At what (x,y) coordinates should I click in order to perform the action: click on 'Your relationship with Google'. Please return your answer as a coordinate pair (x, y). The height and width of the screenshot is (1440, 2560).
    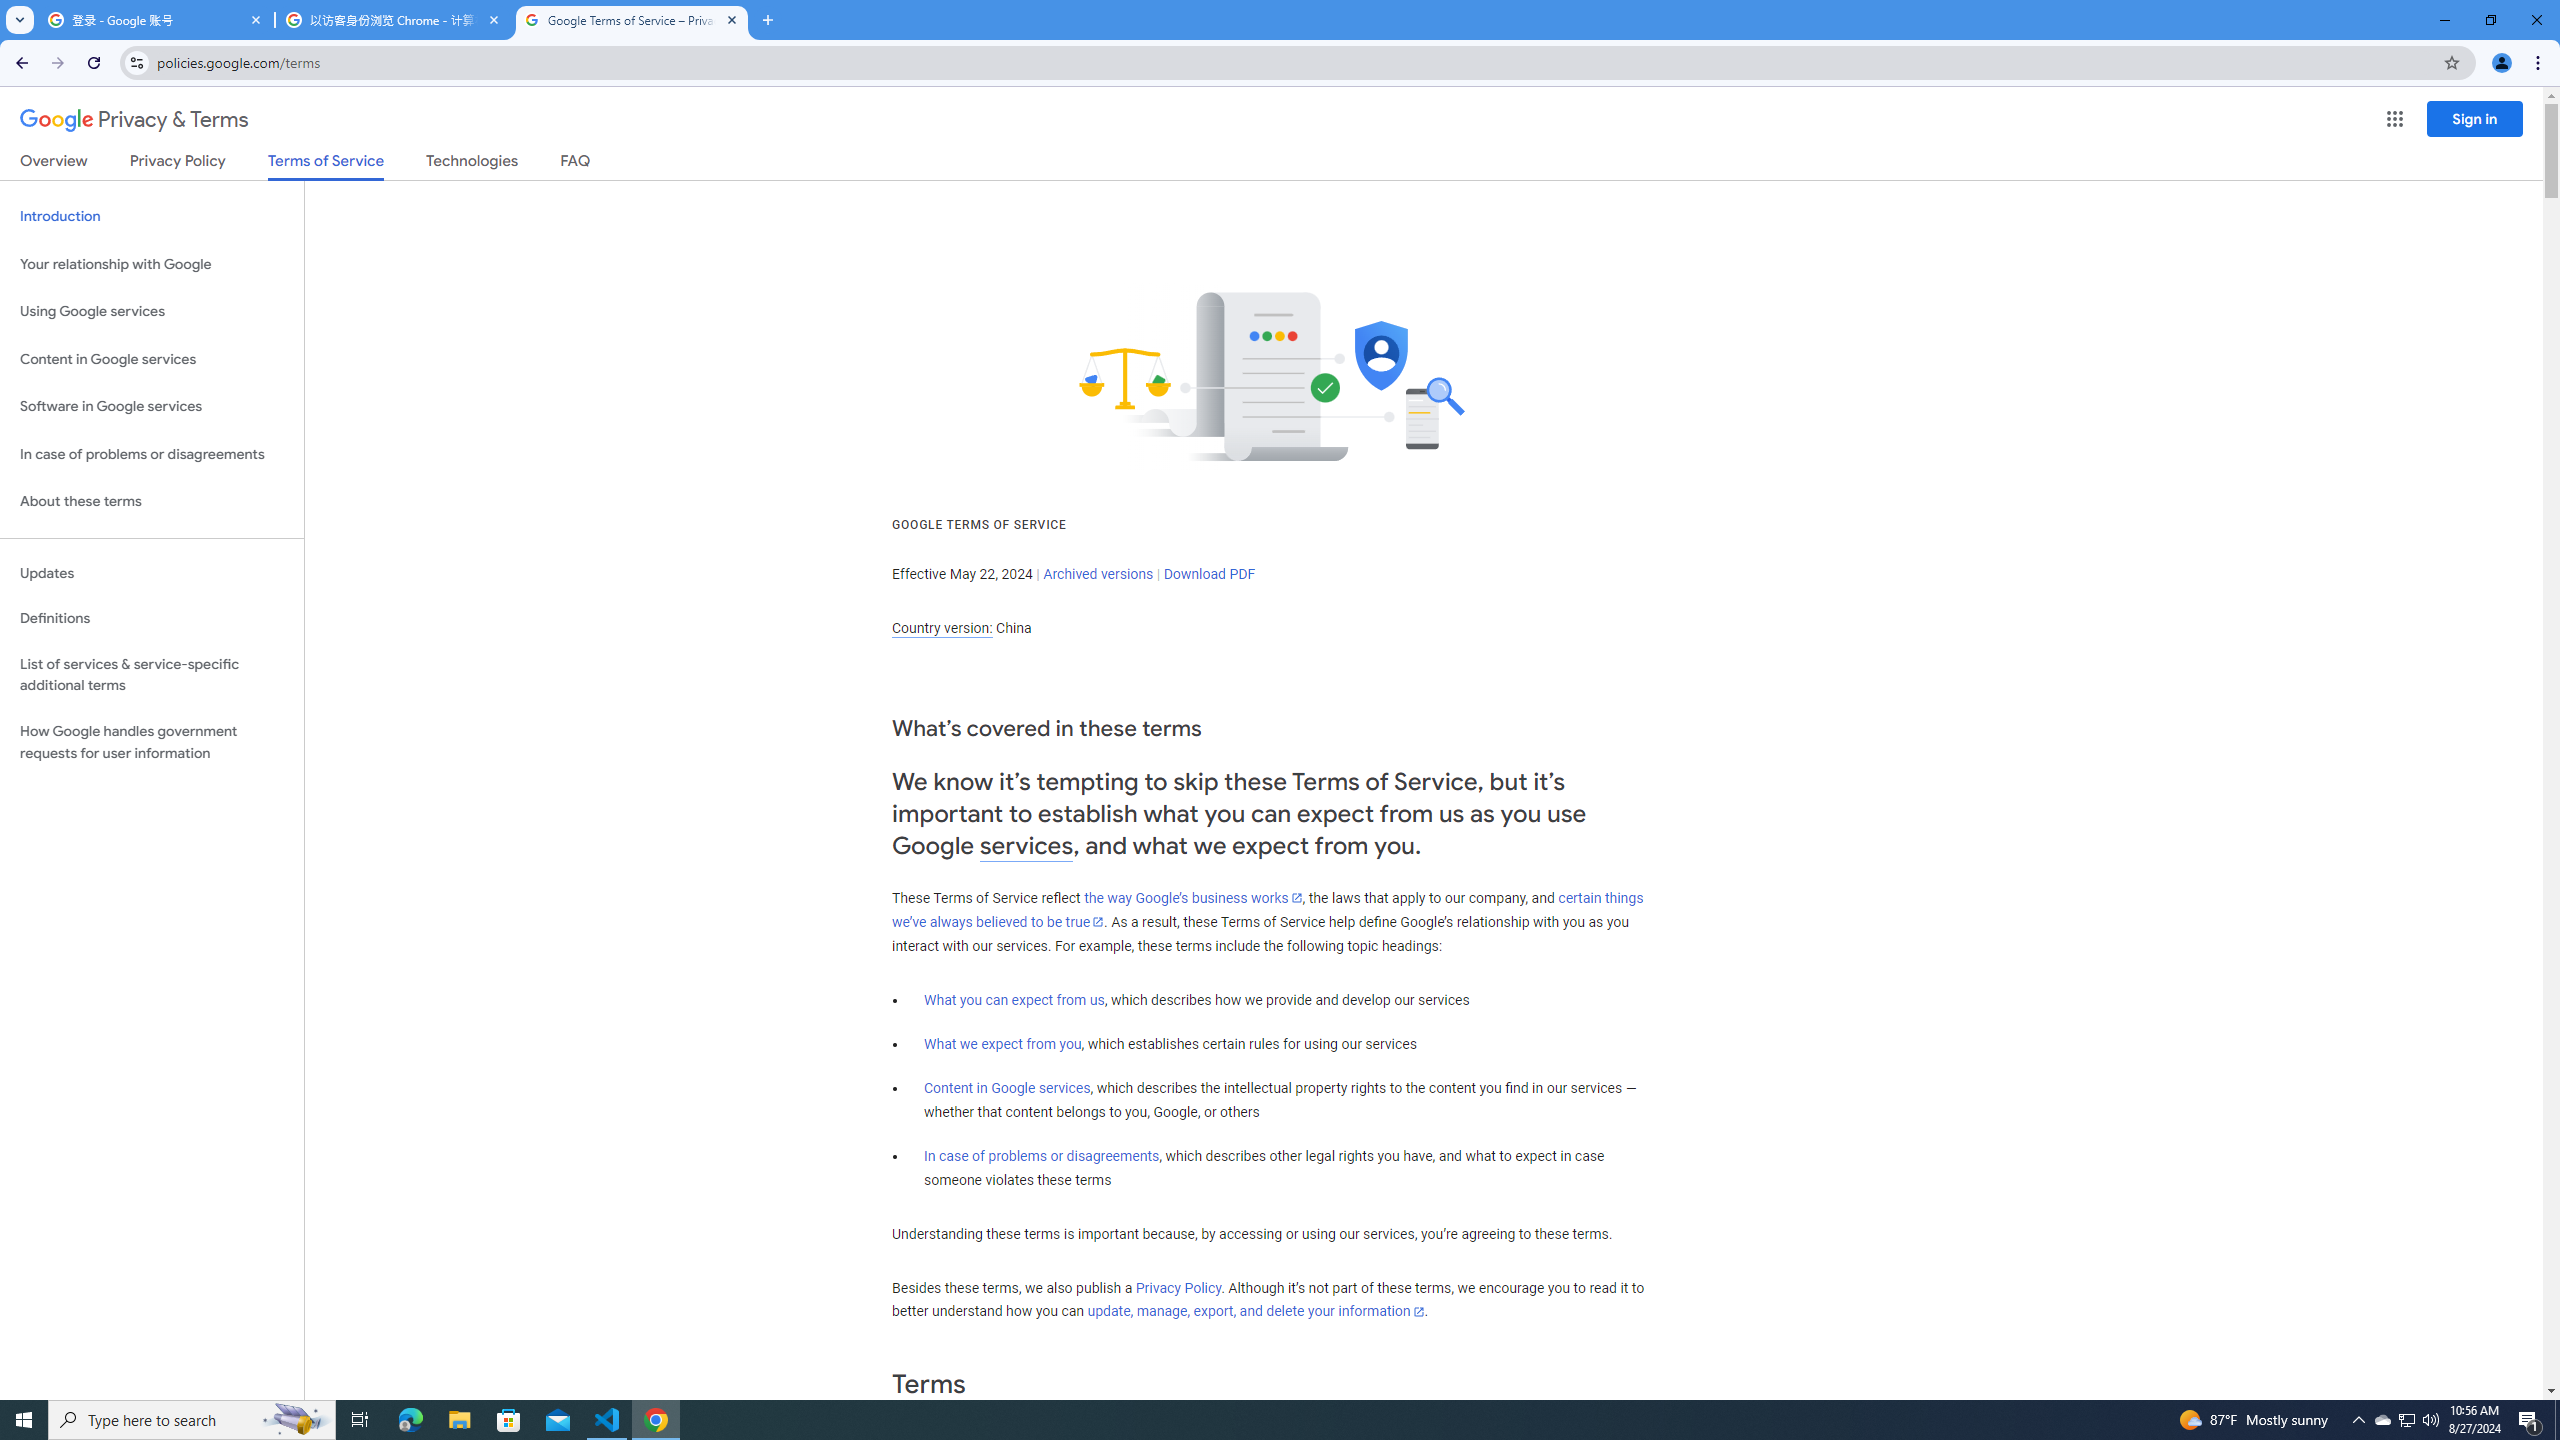
    Looking at the image, I should click on (151, 264).